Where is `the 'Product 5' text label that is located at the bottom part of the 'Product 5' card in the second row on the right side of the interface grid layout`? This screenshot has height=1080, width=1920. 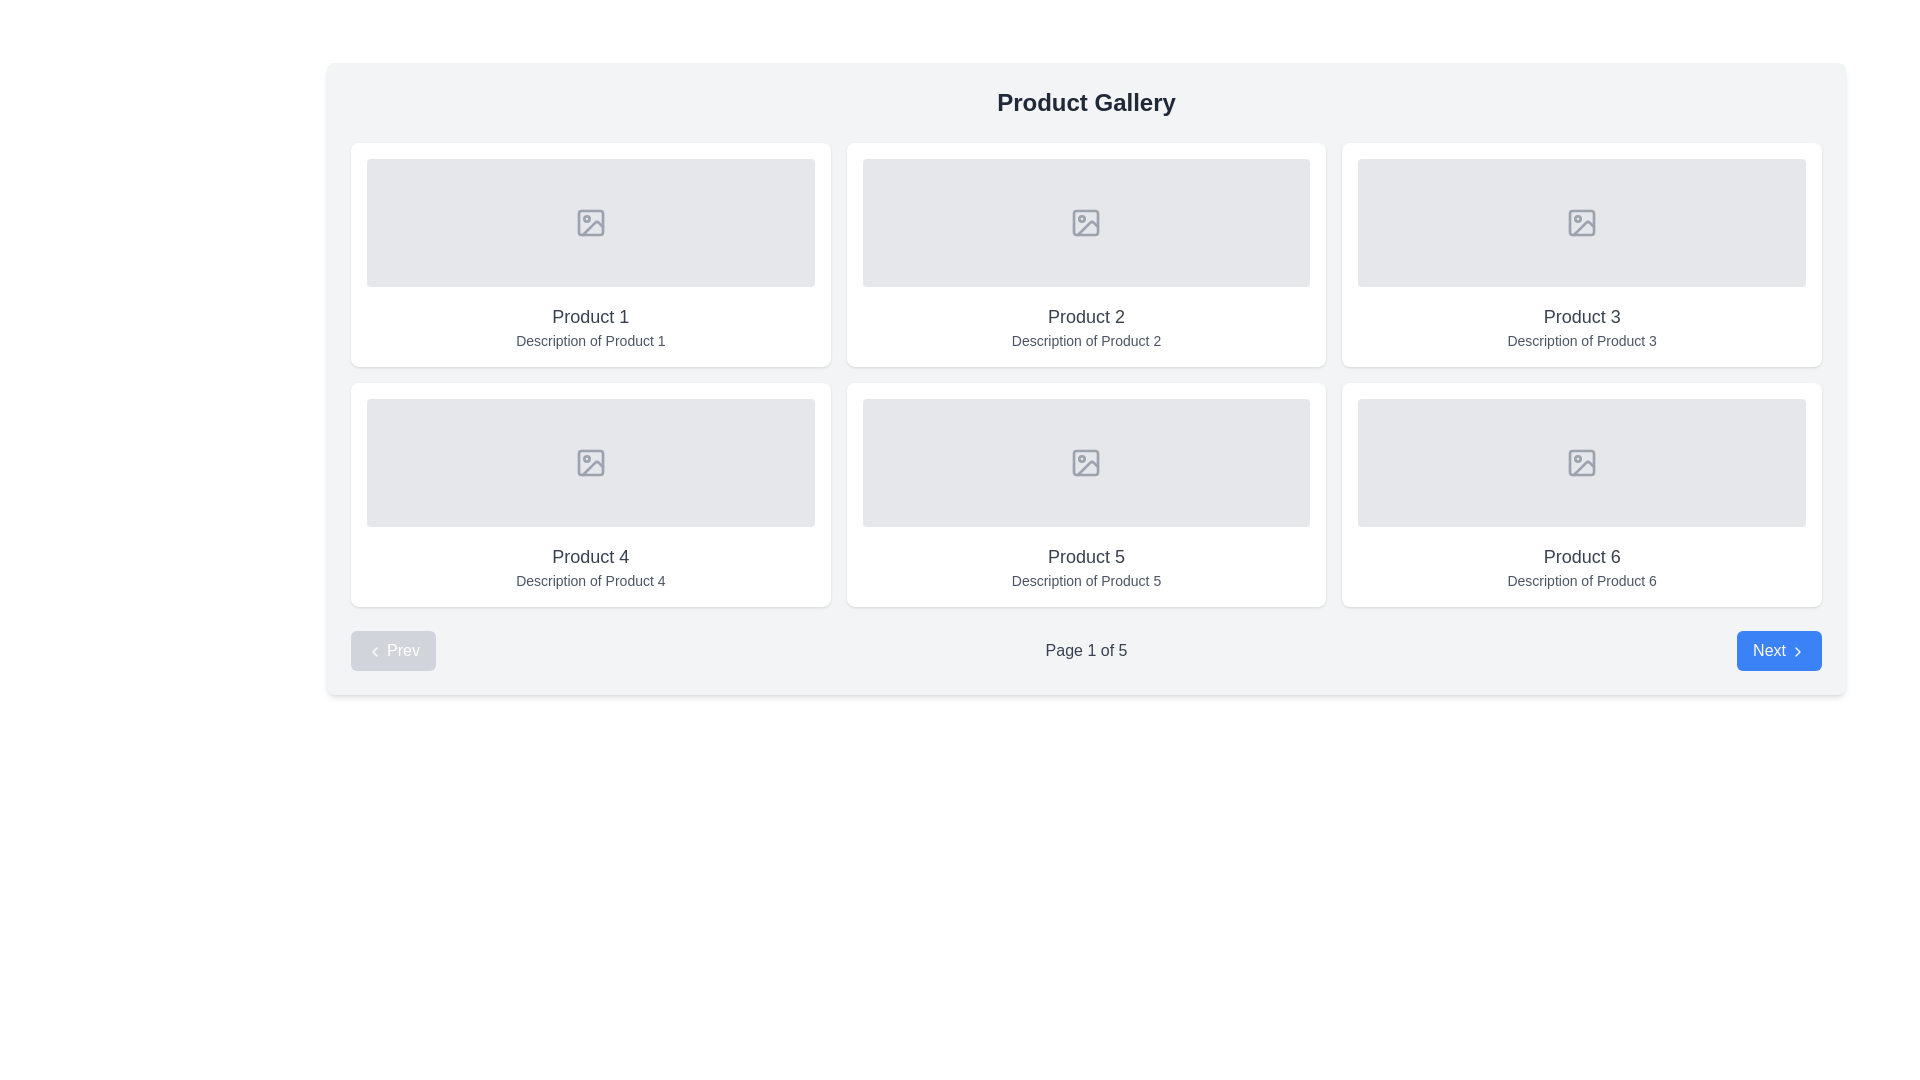 the 'Product 5' text label that is located at the bottom part of the 'Product 5' card in the second row on the right side of the interface grid layout is located at coordinates (1085, 556).